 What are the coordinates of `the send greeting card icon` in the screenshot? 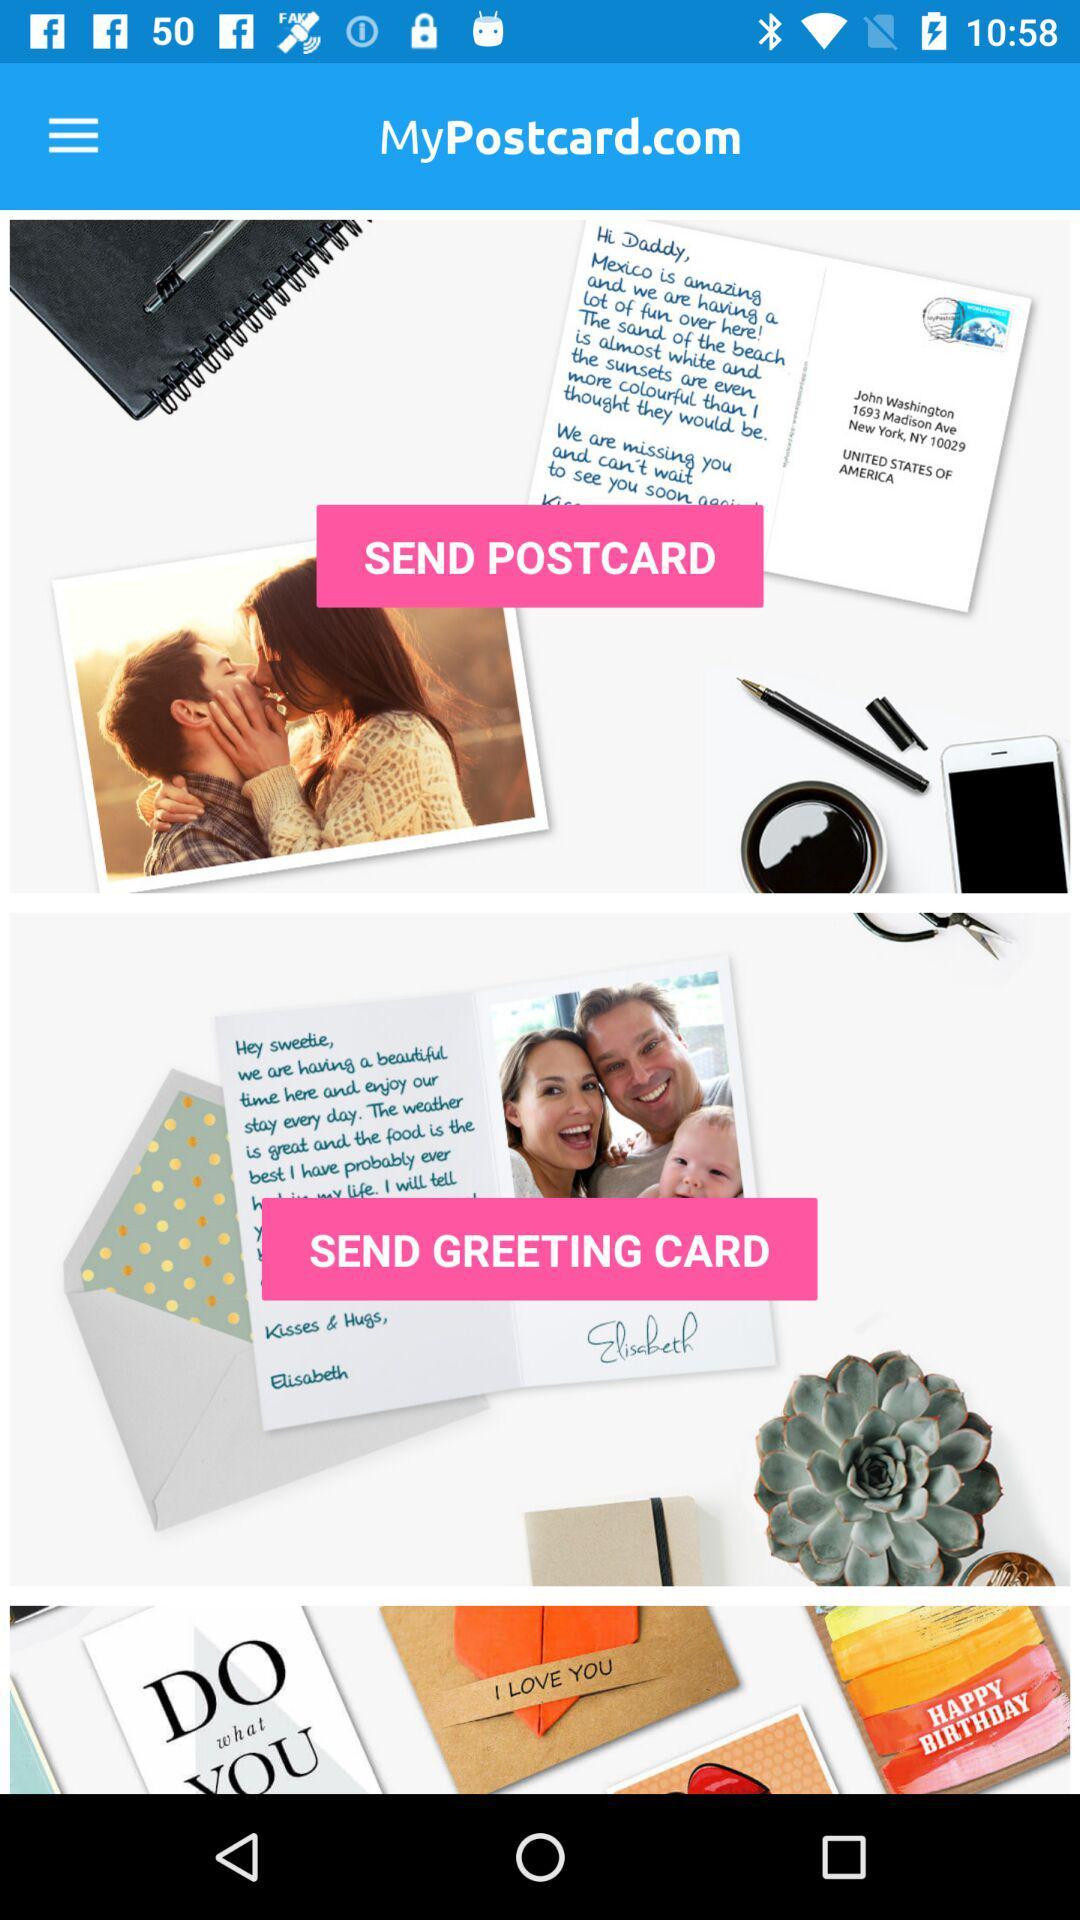 It's located at (538, 1248).